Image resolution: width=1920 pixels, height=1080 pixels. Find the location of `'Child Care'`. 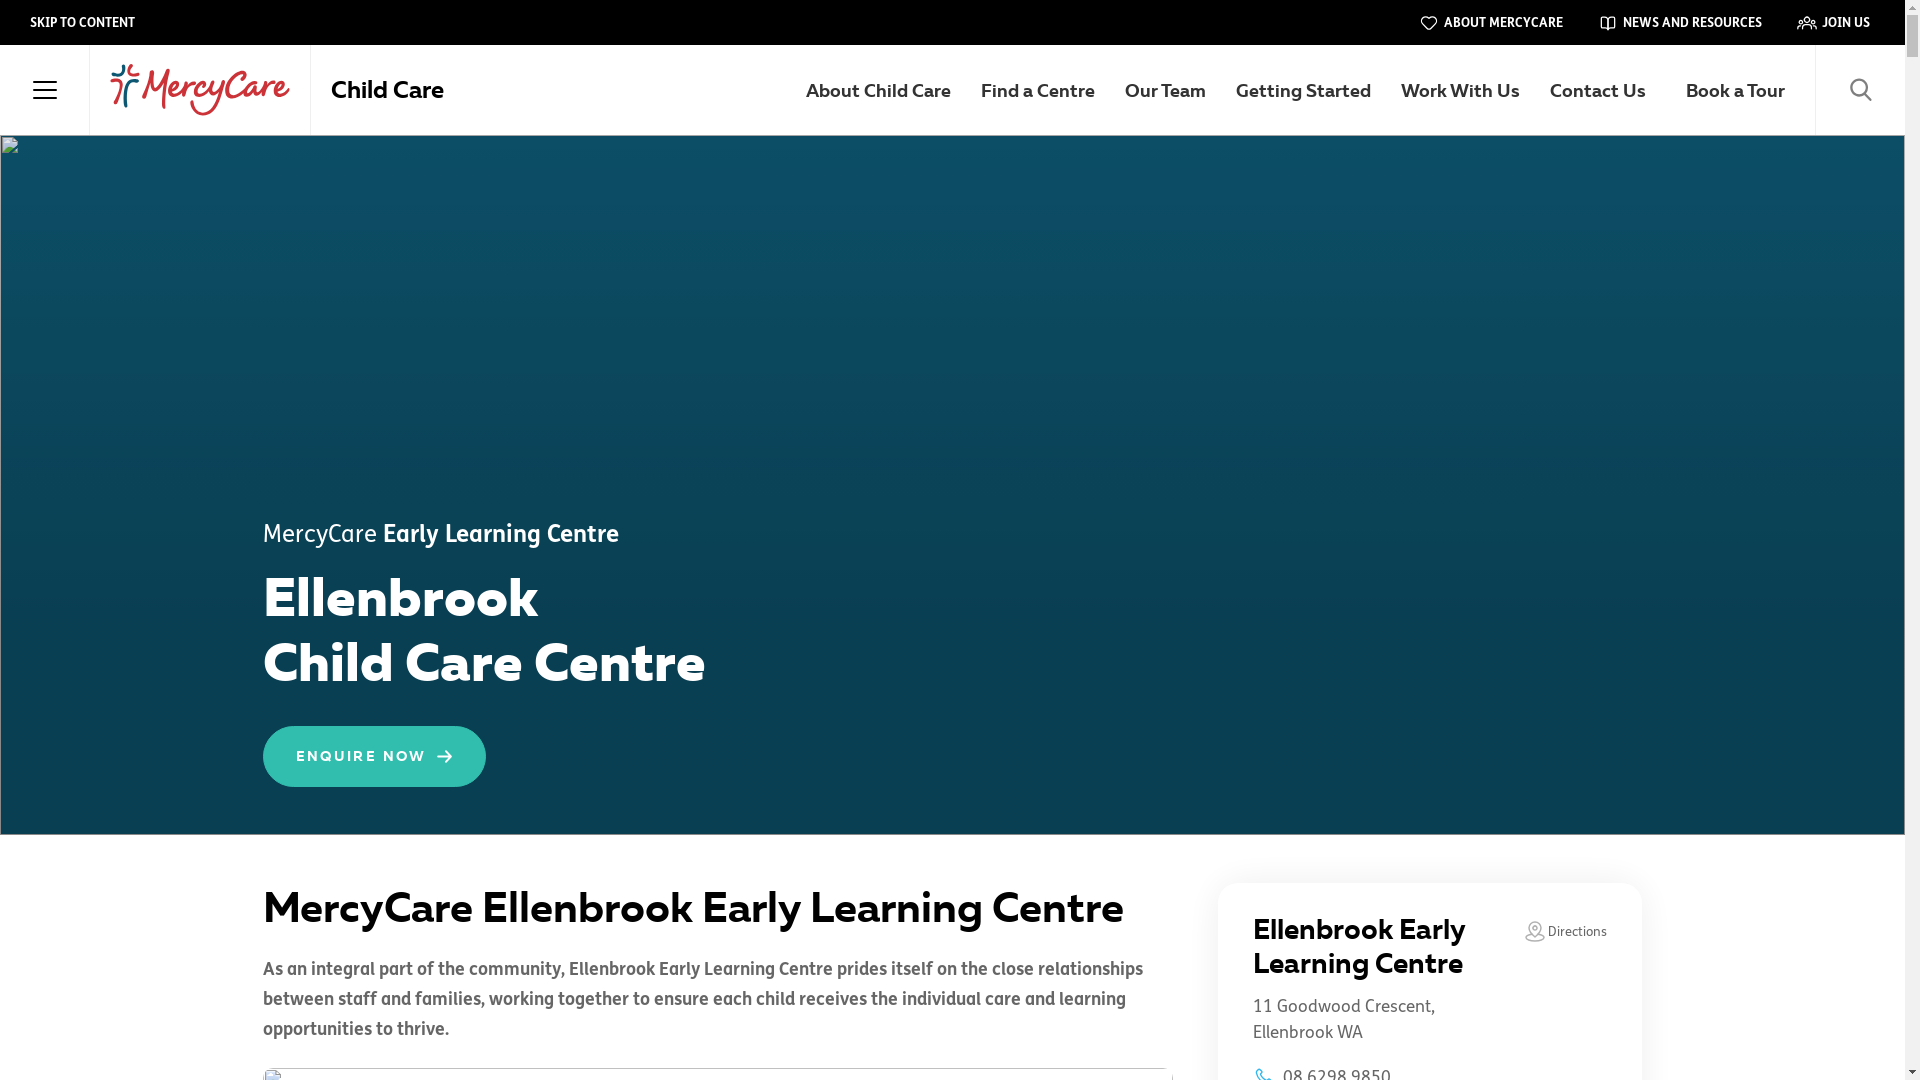

'Child Care' is located at coordinates (310, 88).